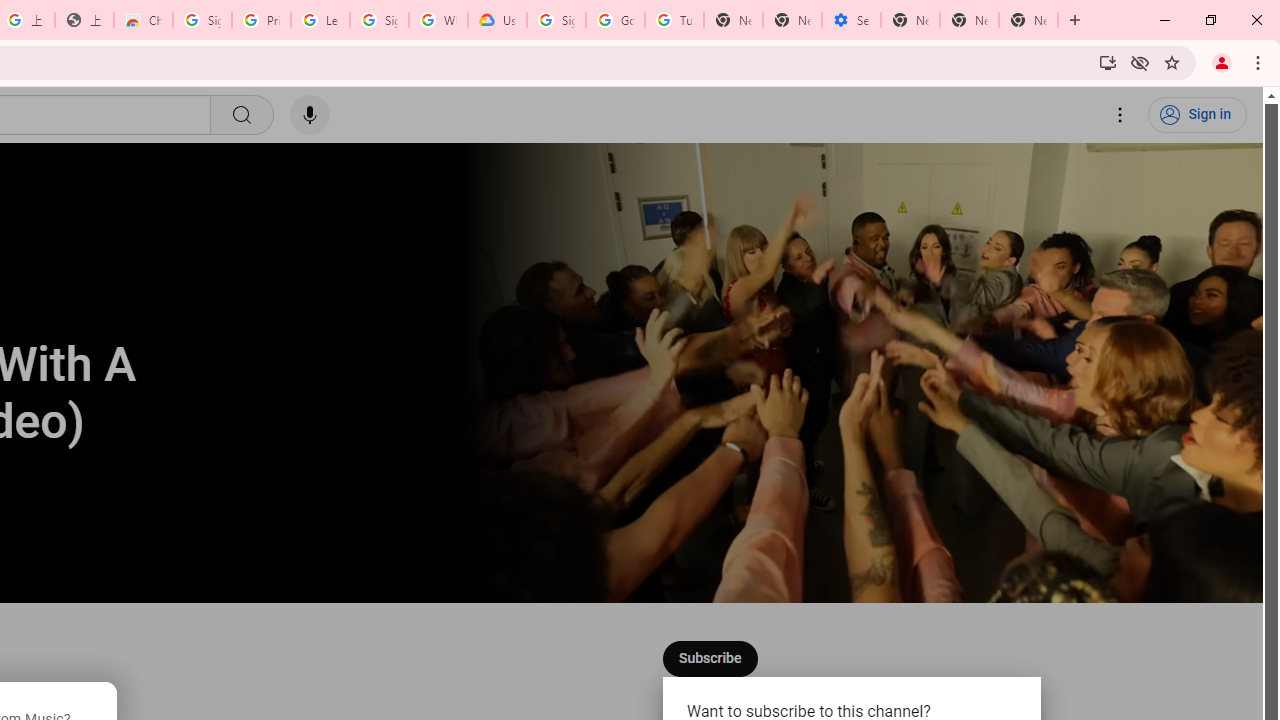 Image resolution: width=1280 pixels, height=720 pixels. What do you see at coordinates (1106, 61) in the screenshot?
I see `'Install YouTube'` at bounding box center [1106, 61].